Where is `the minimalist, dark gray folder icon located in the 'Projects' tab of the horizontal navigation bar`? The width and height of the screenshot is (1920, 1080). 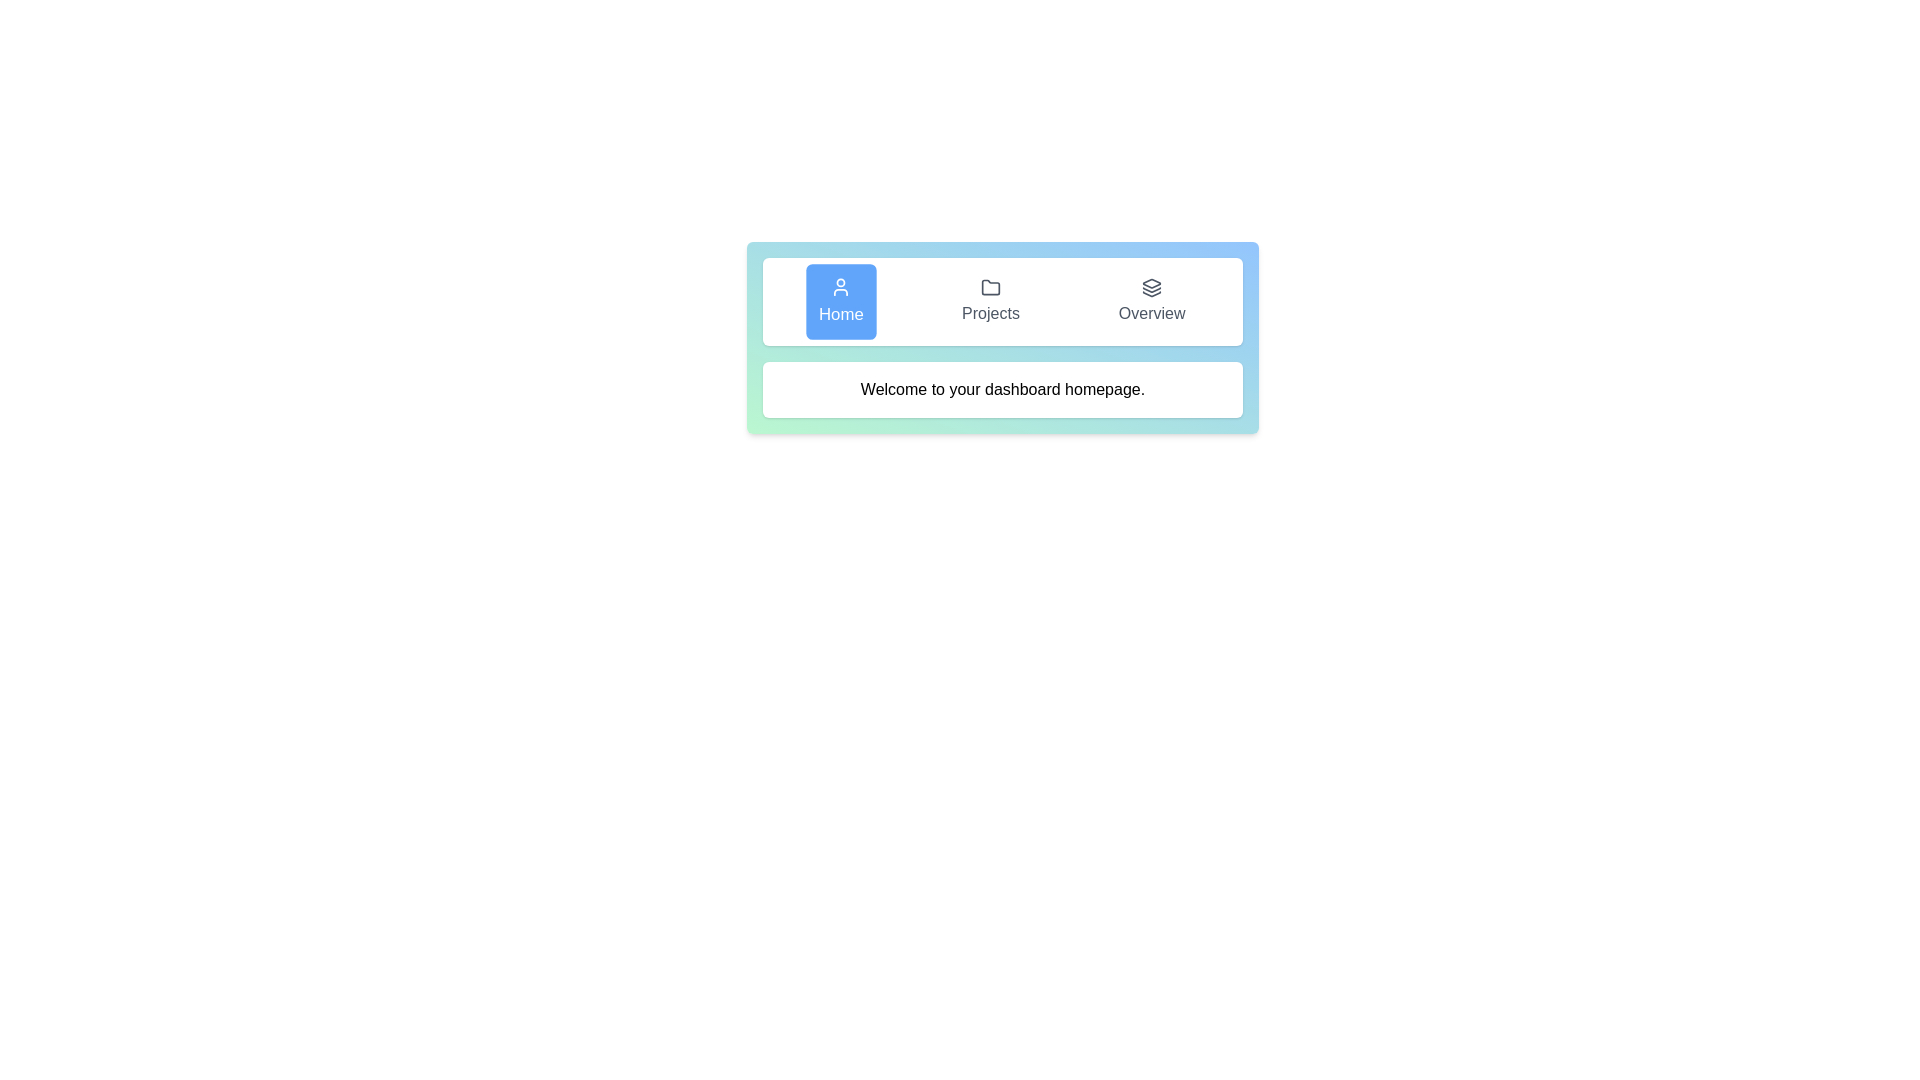 the minimalist, dark gray folder icon located in the 'Projects' tab of the horizontal navigation bar is located at coordinates (990, 288).